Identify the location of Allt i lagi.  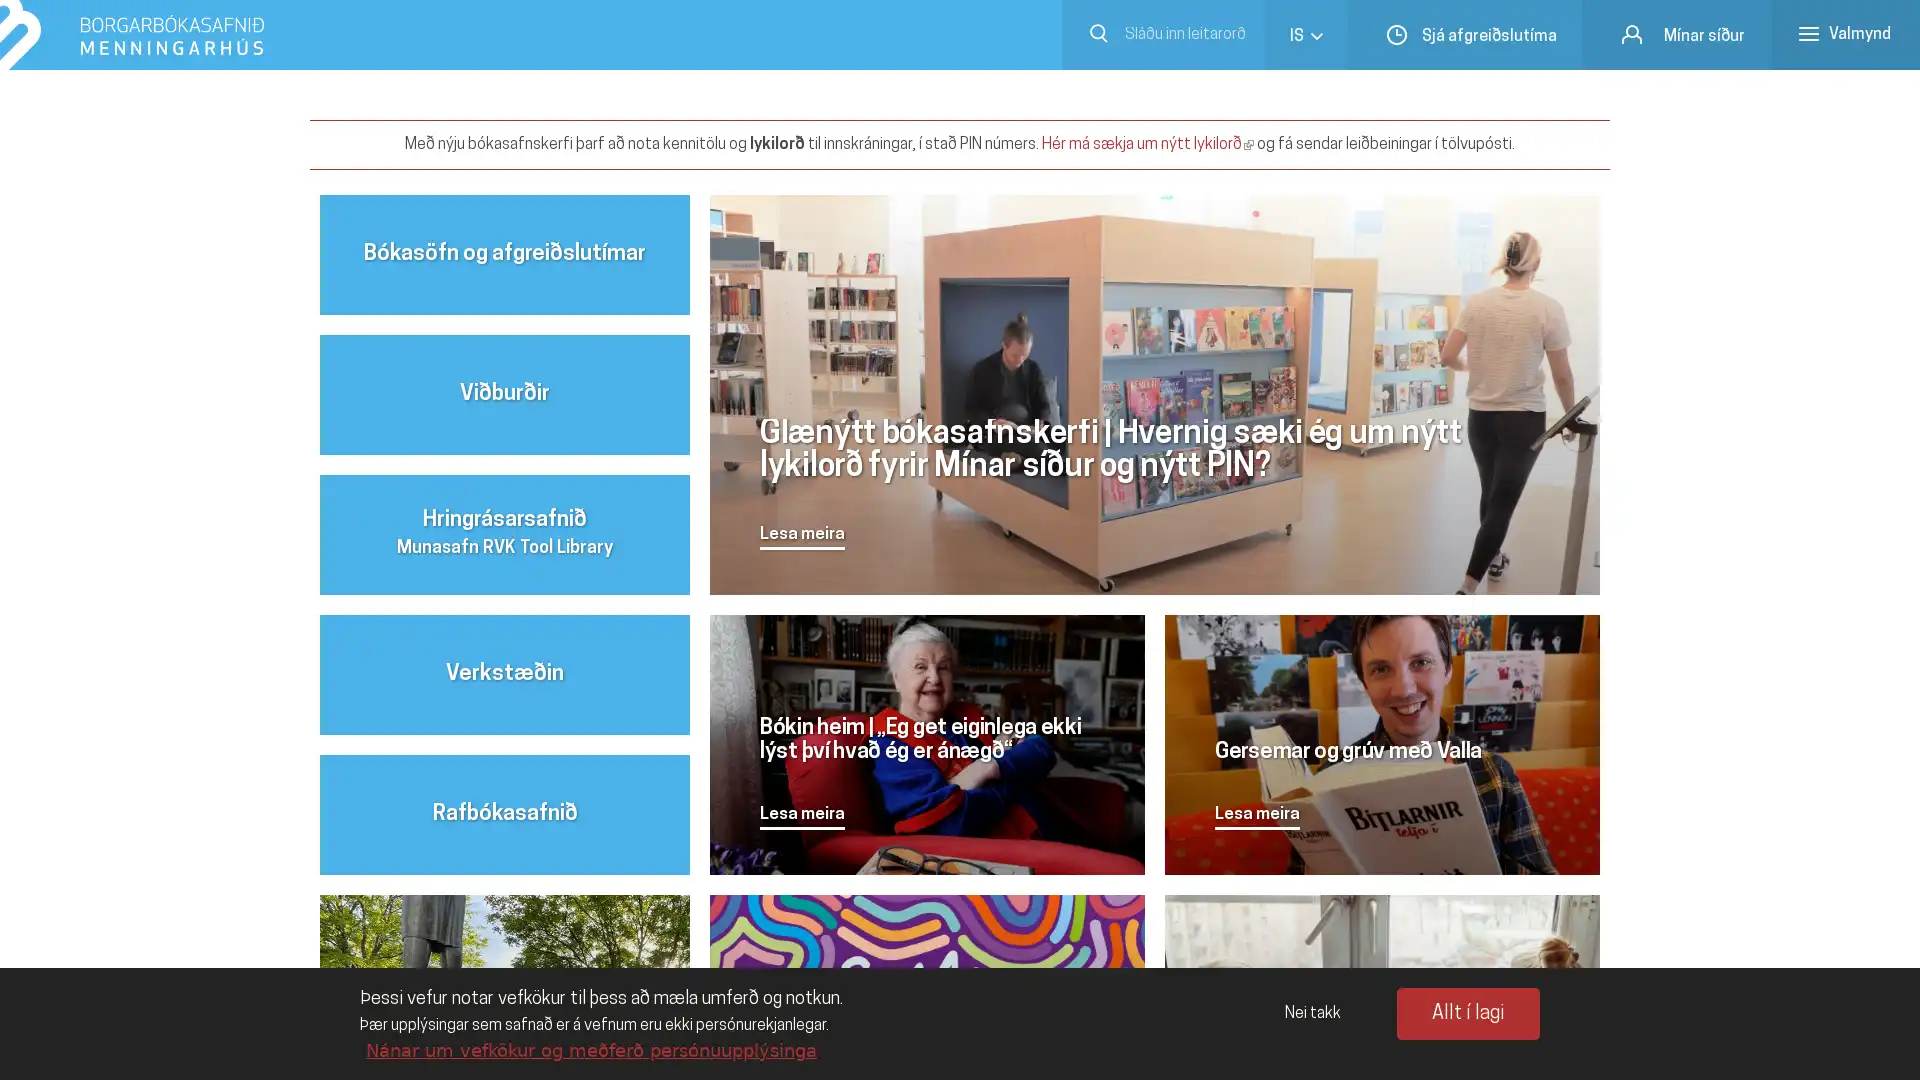
(1468, 1014).